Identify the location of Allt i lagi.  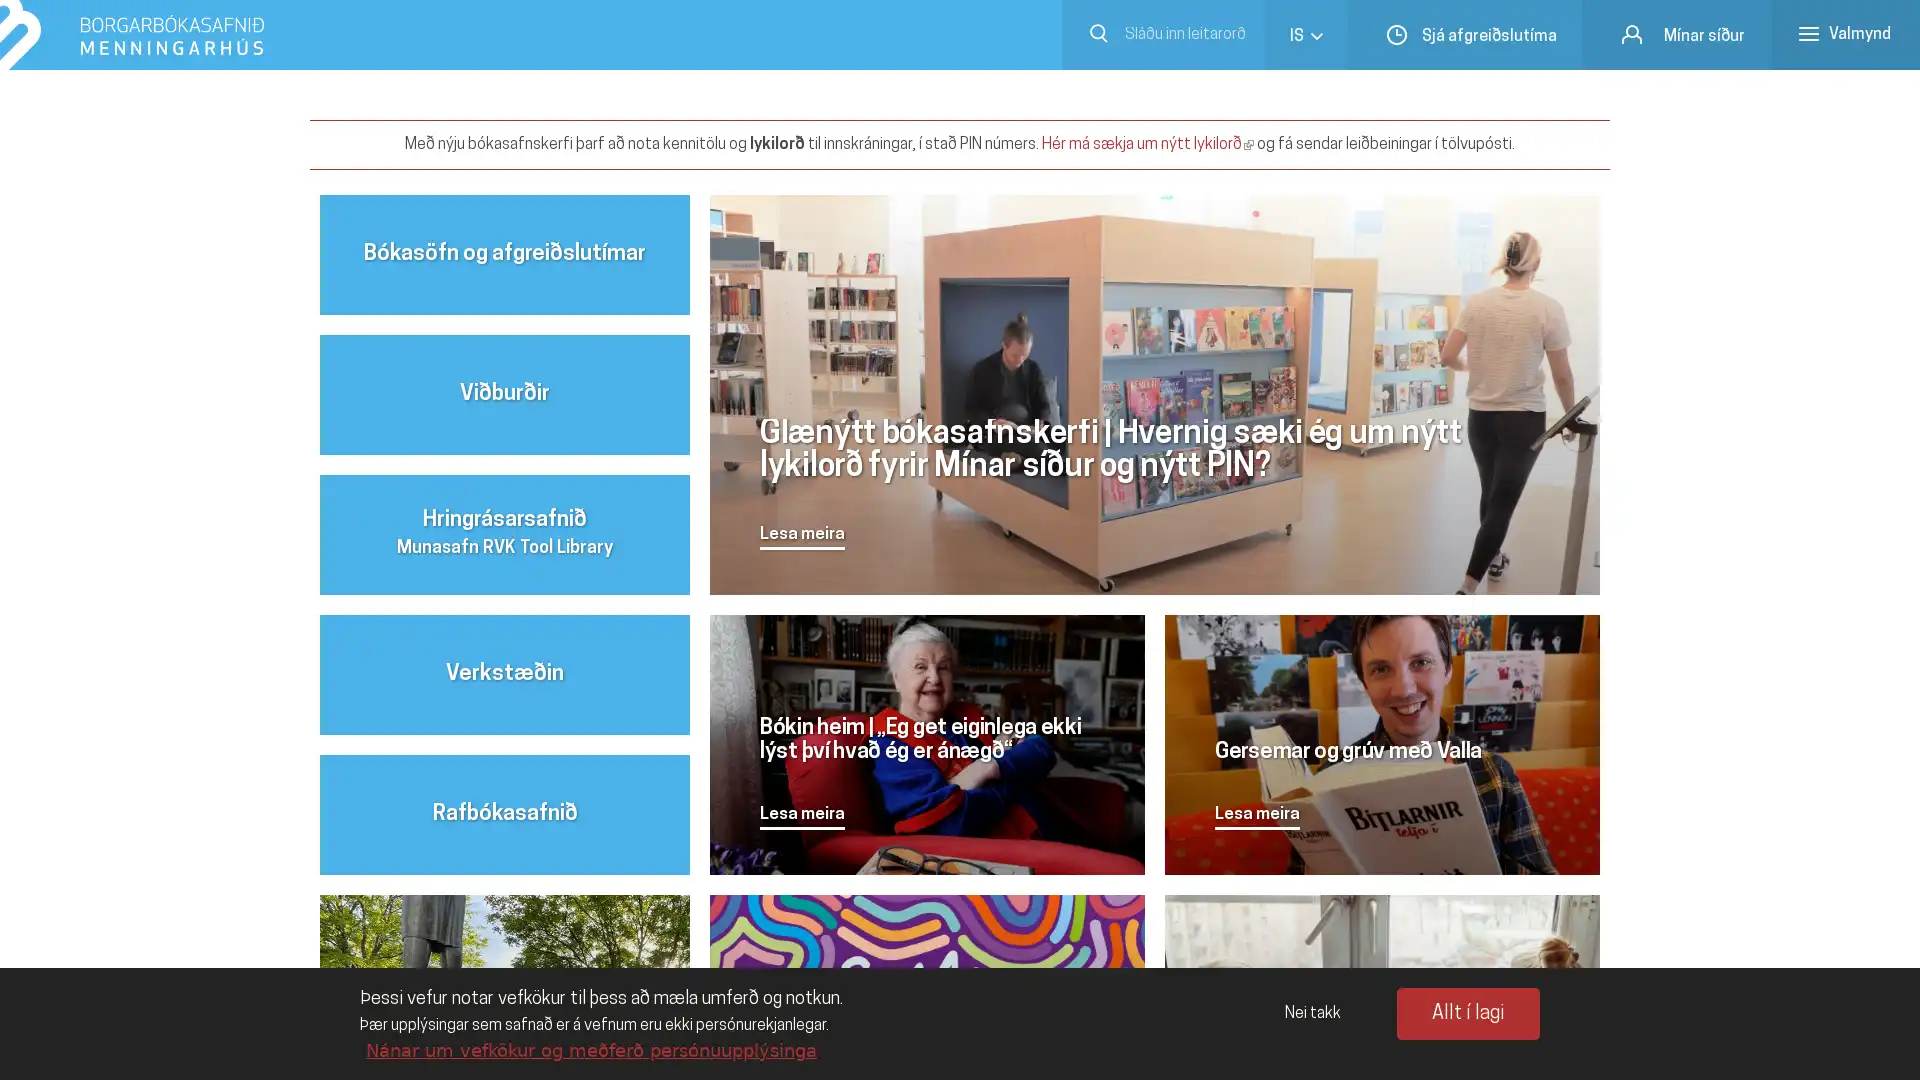
(1468, 1014).